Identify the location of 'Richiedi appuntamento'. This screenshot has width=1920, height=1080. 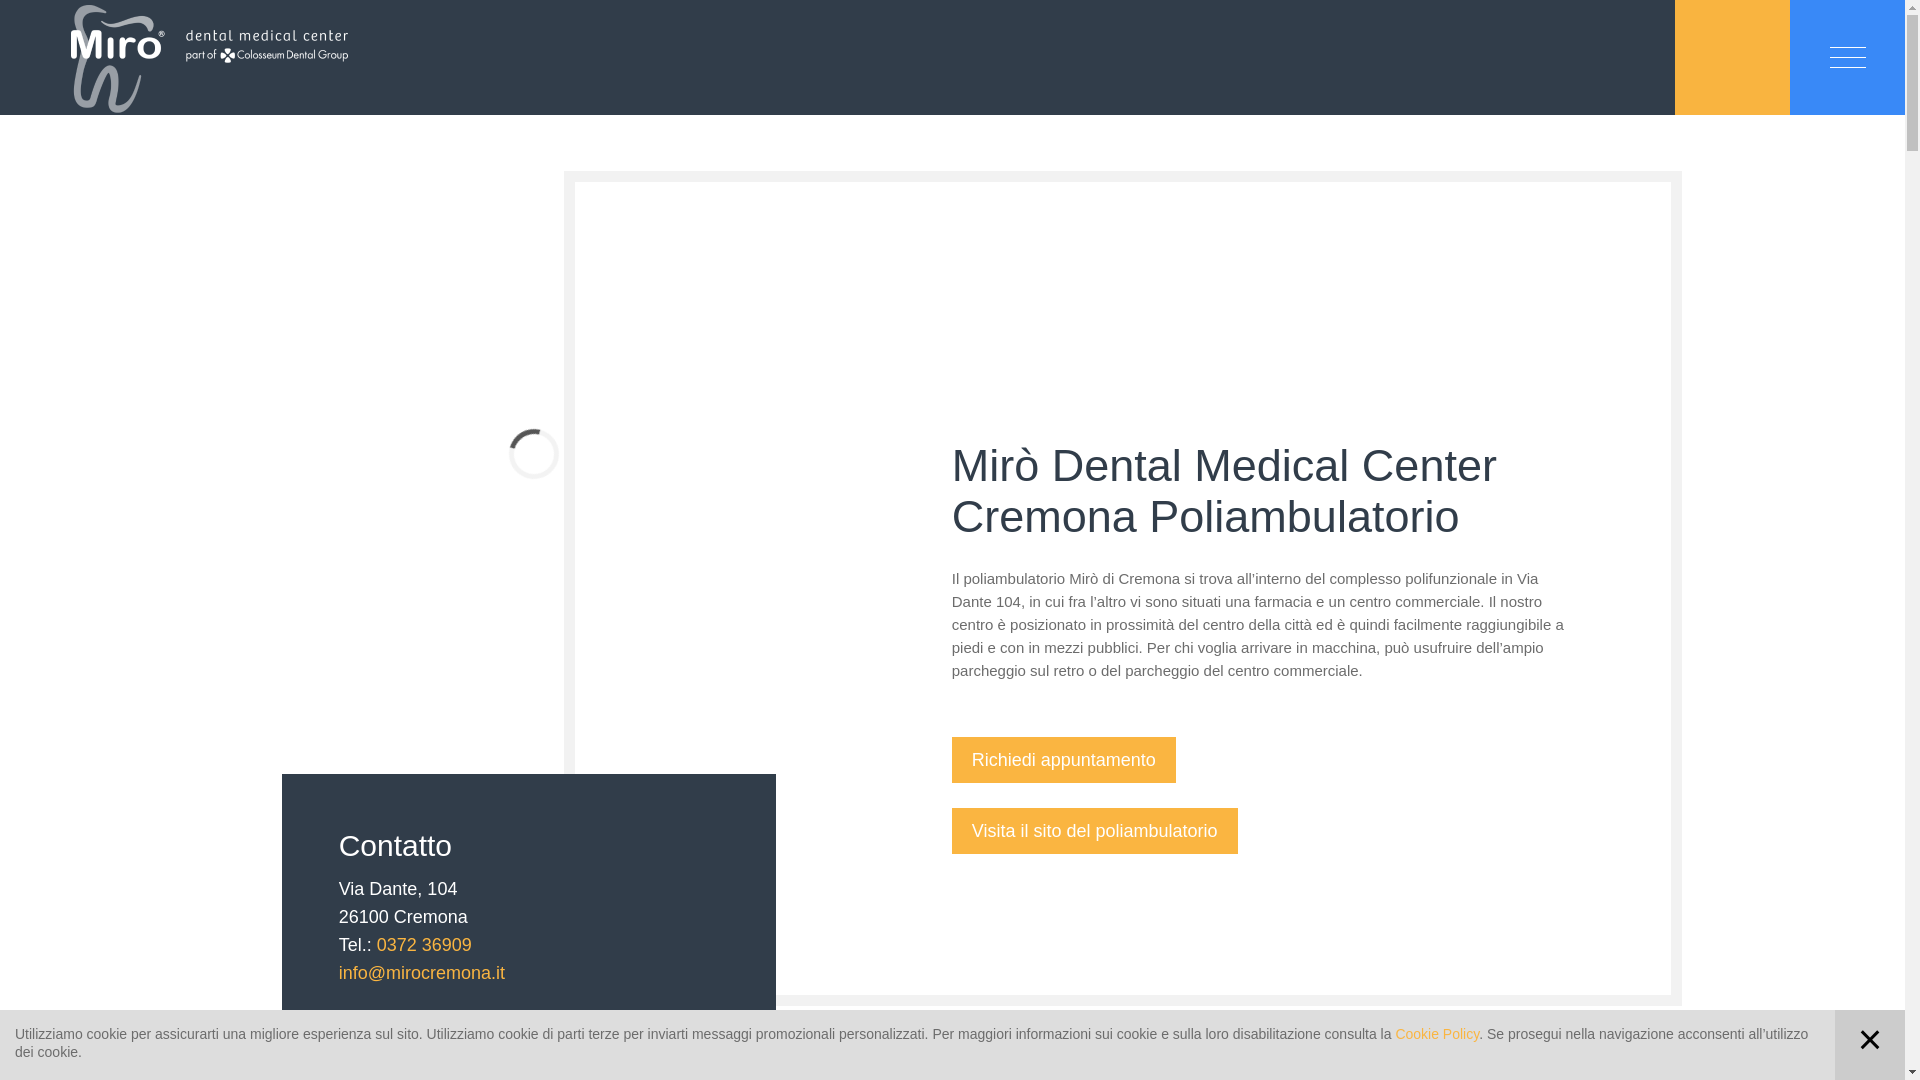
(950, 759).